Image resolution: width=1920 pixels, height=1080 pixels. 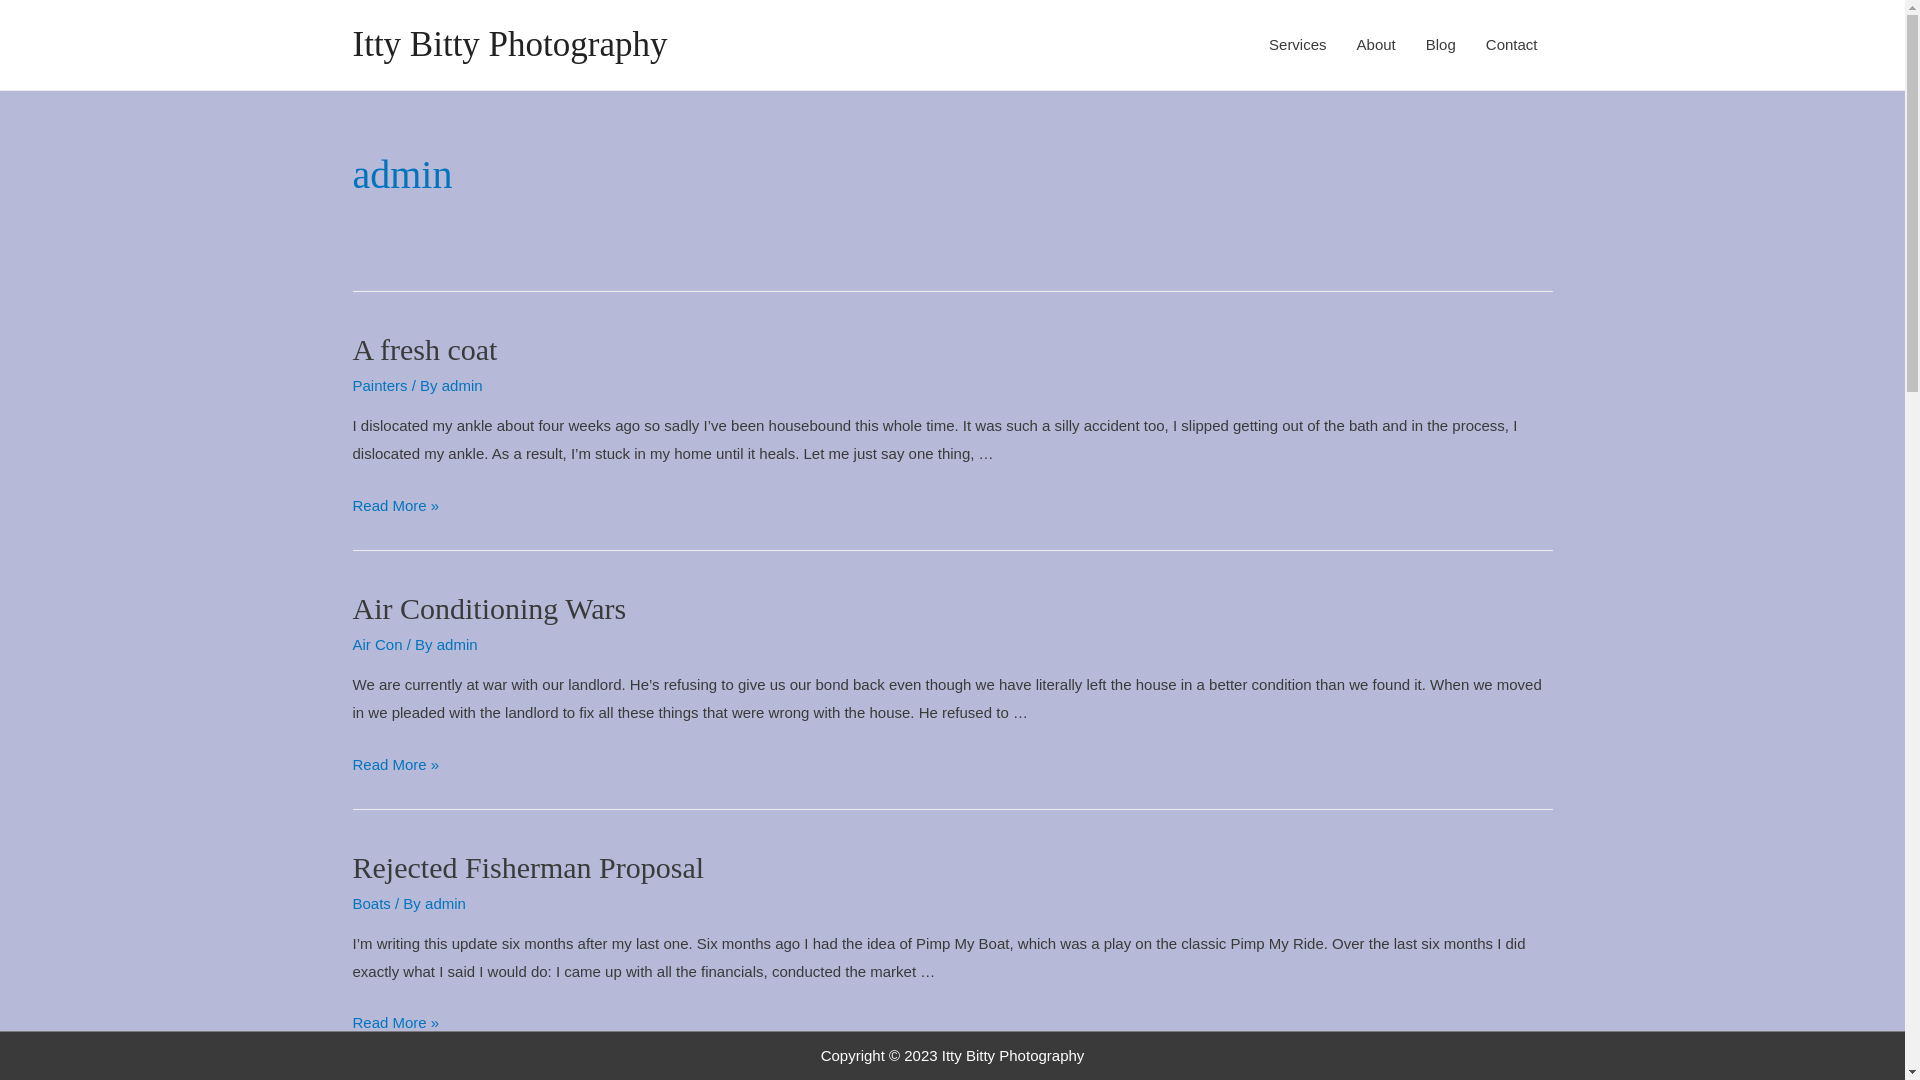 I want to click on 'A fresh coat', so click(x=351, y=348).